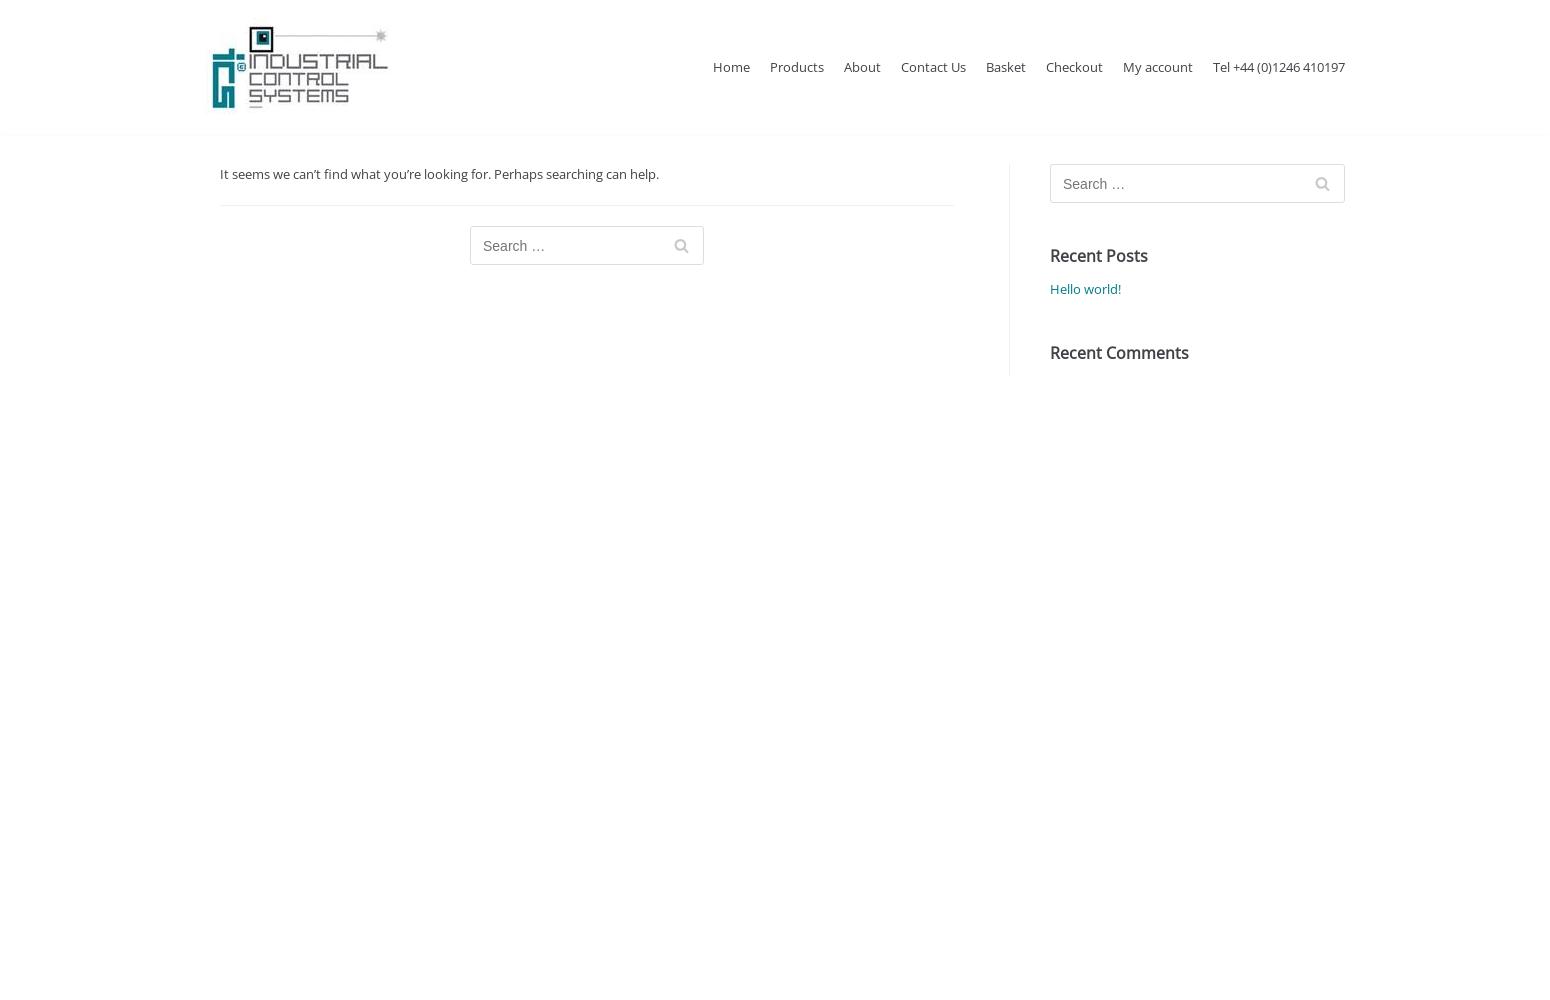 This screenshot has width=1550, height=1000. What do you see at coordinates (1157, 65) in the screenshot?
I see `'My account'` at bounding box center [1157, 65].